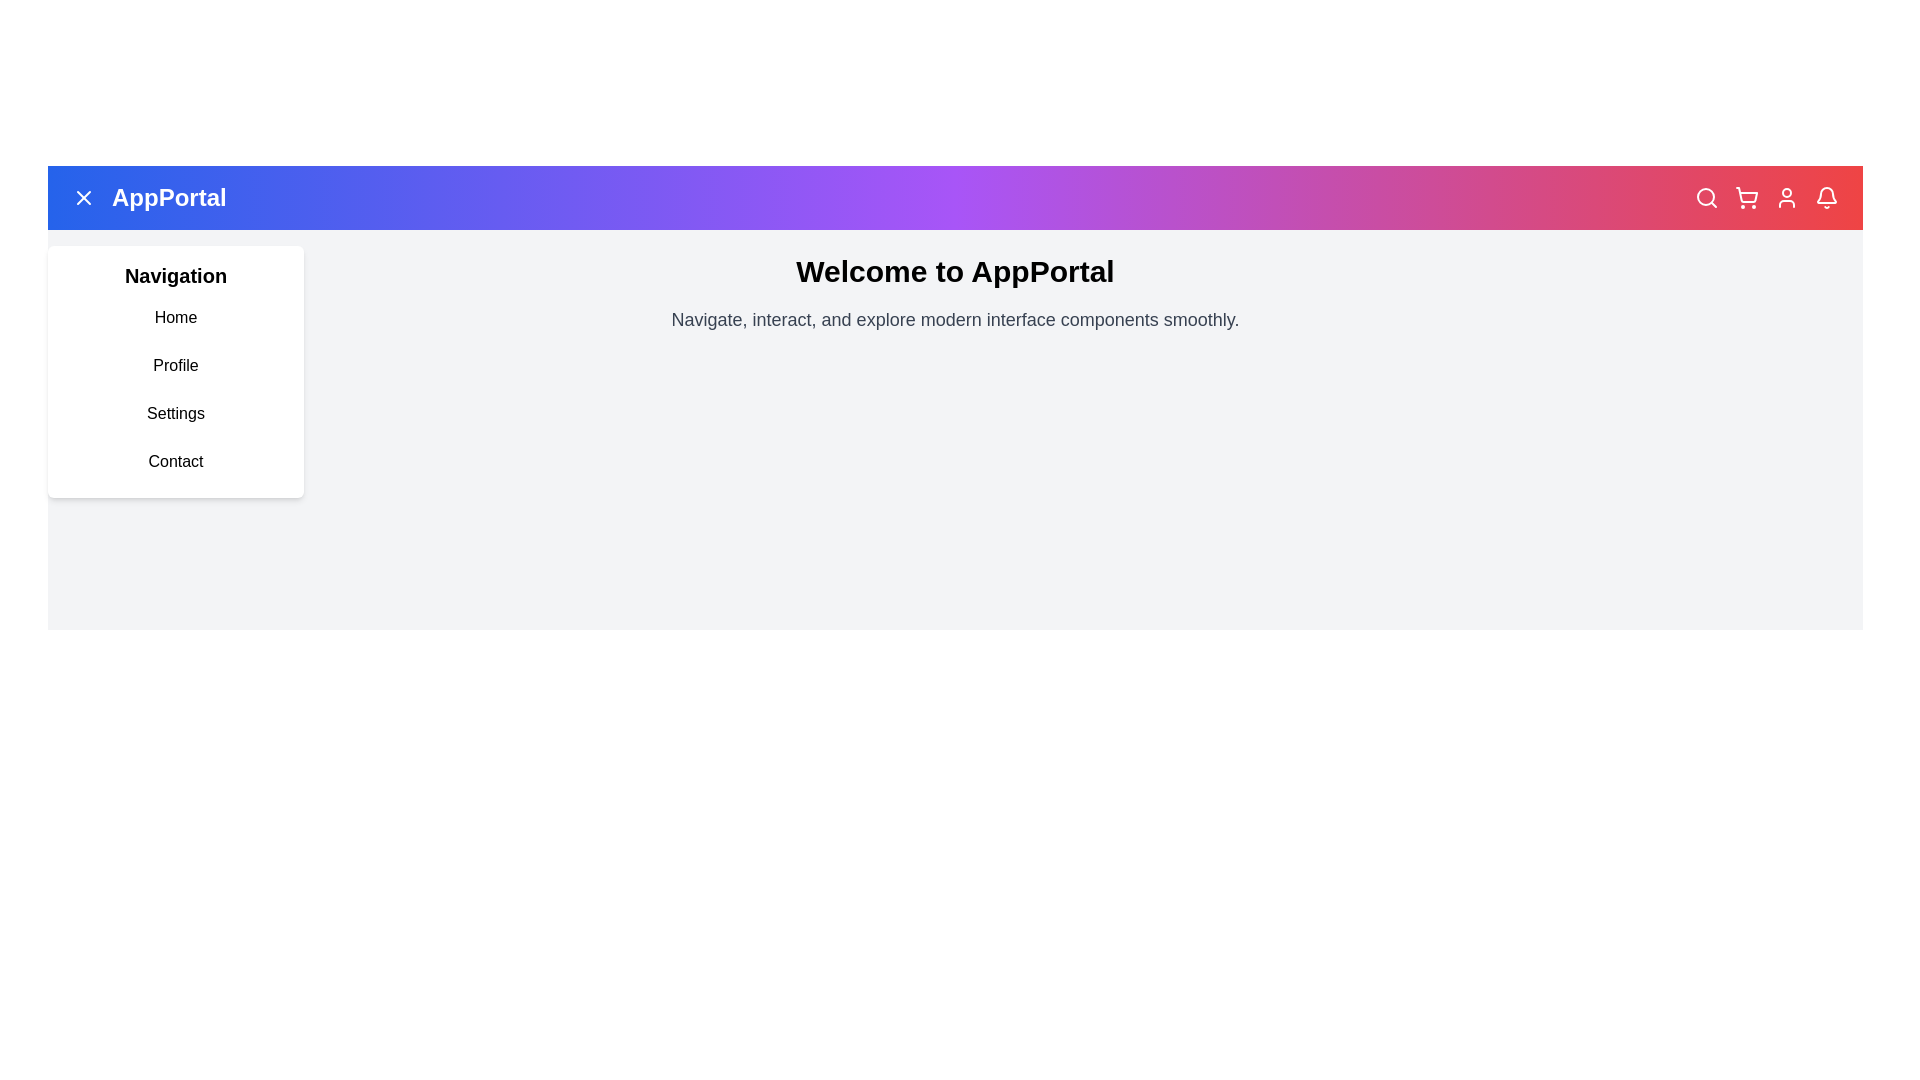  I want to click on the notification icon button located at the top-right of the interface, so click(1827, 195).